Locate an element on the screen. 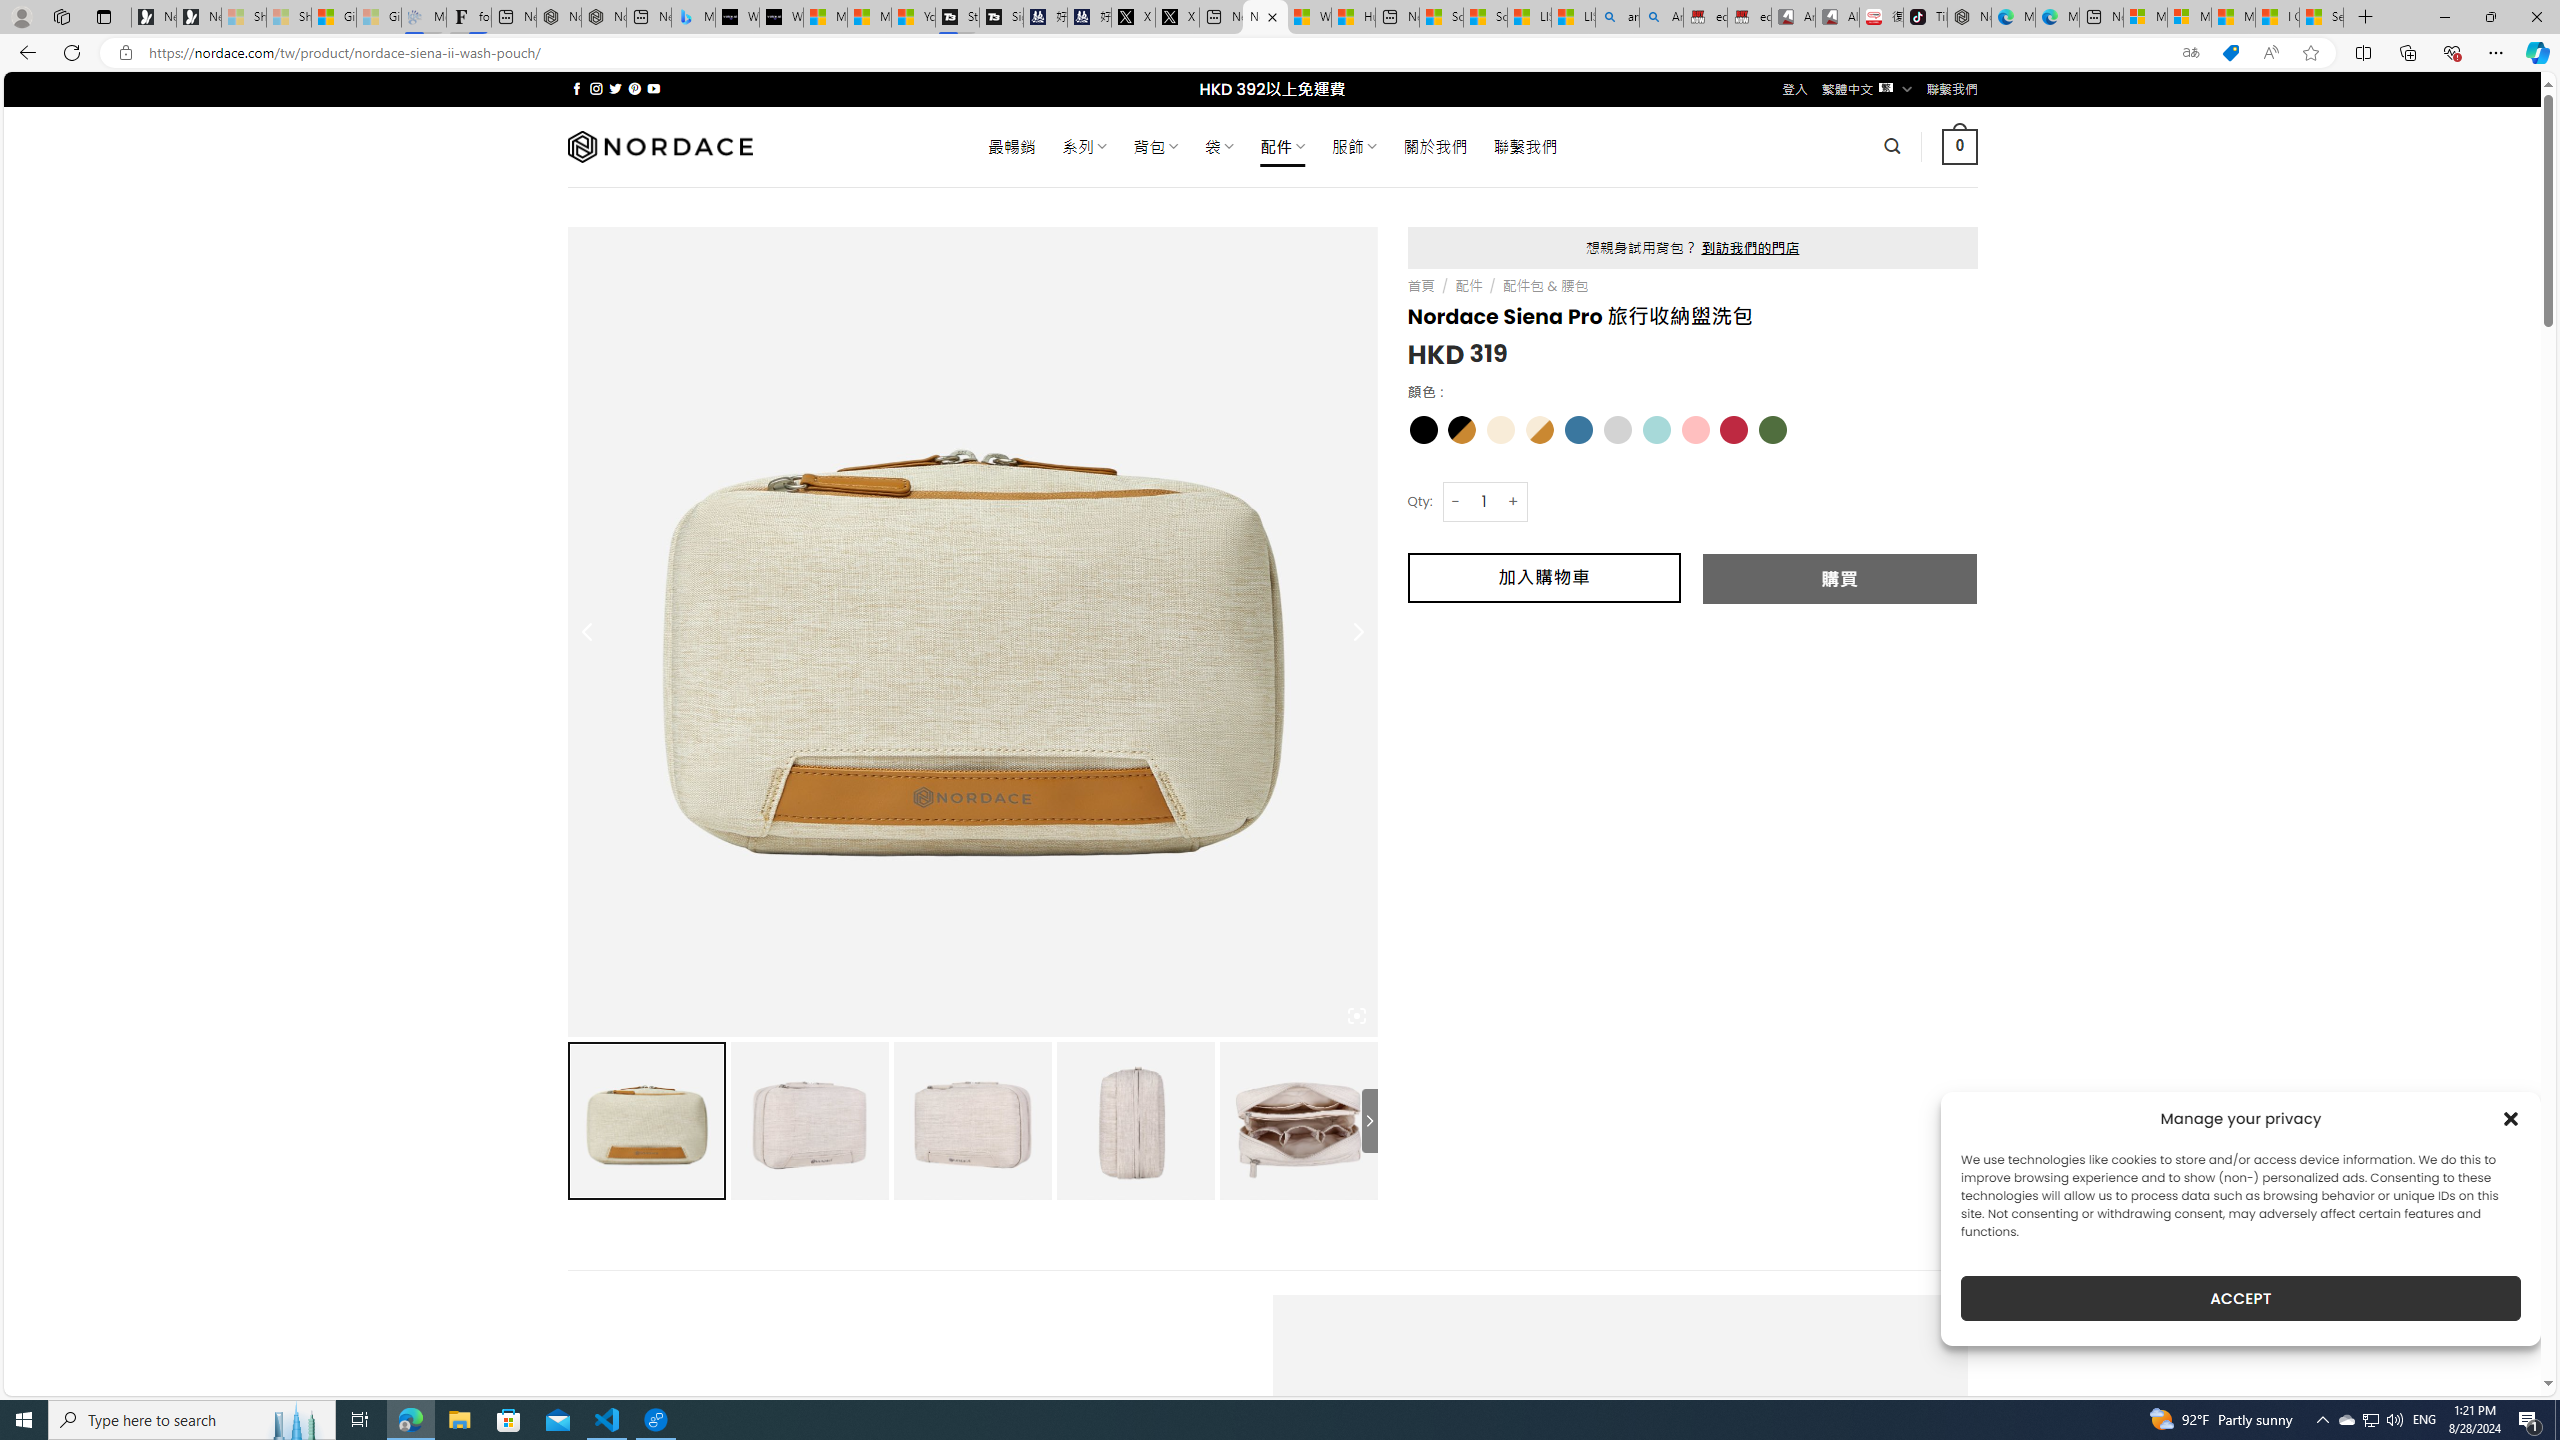  'Class: iconic-woothumbs-fullscreen' is located at coordinates (1356, 1014).